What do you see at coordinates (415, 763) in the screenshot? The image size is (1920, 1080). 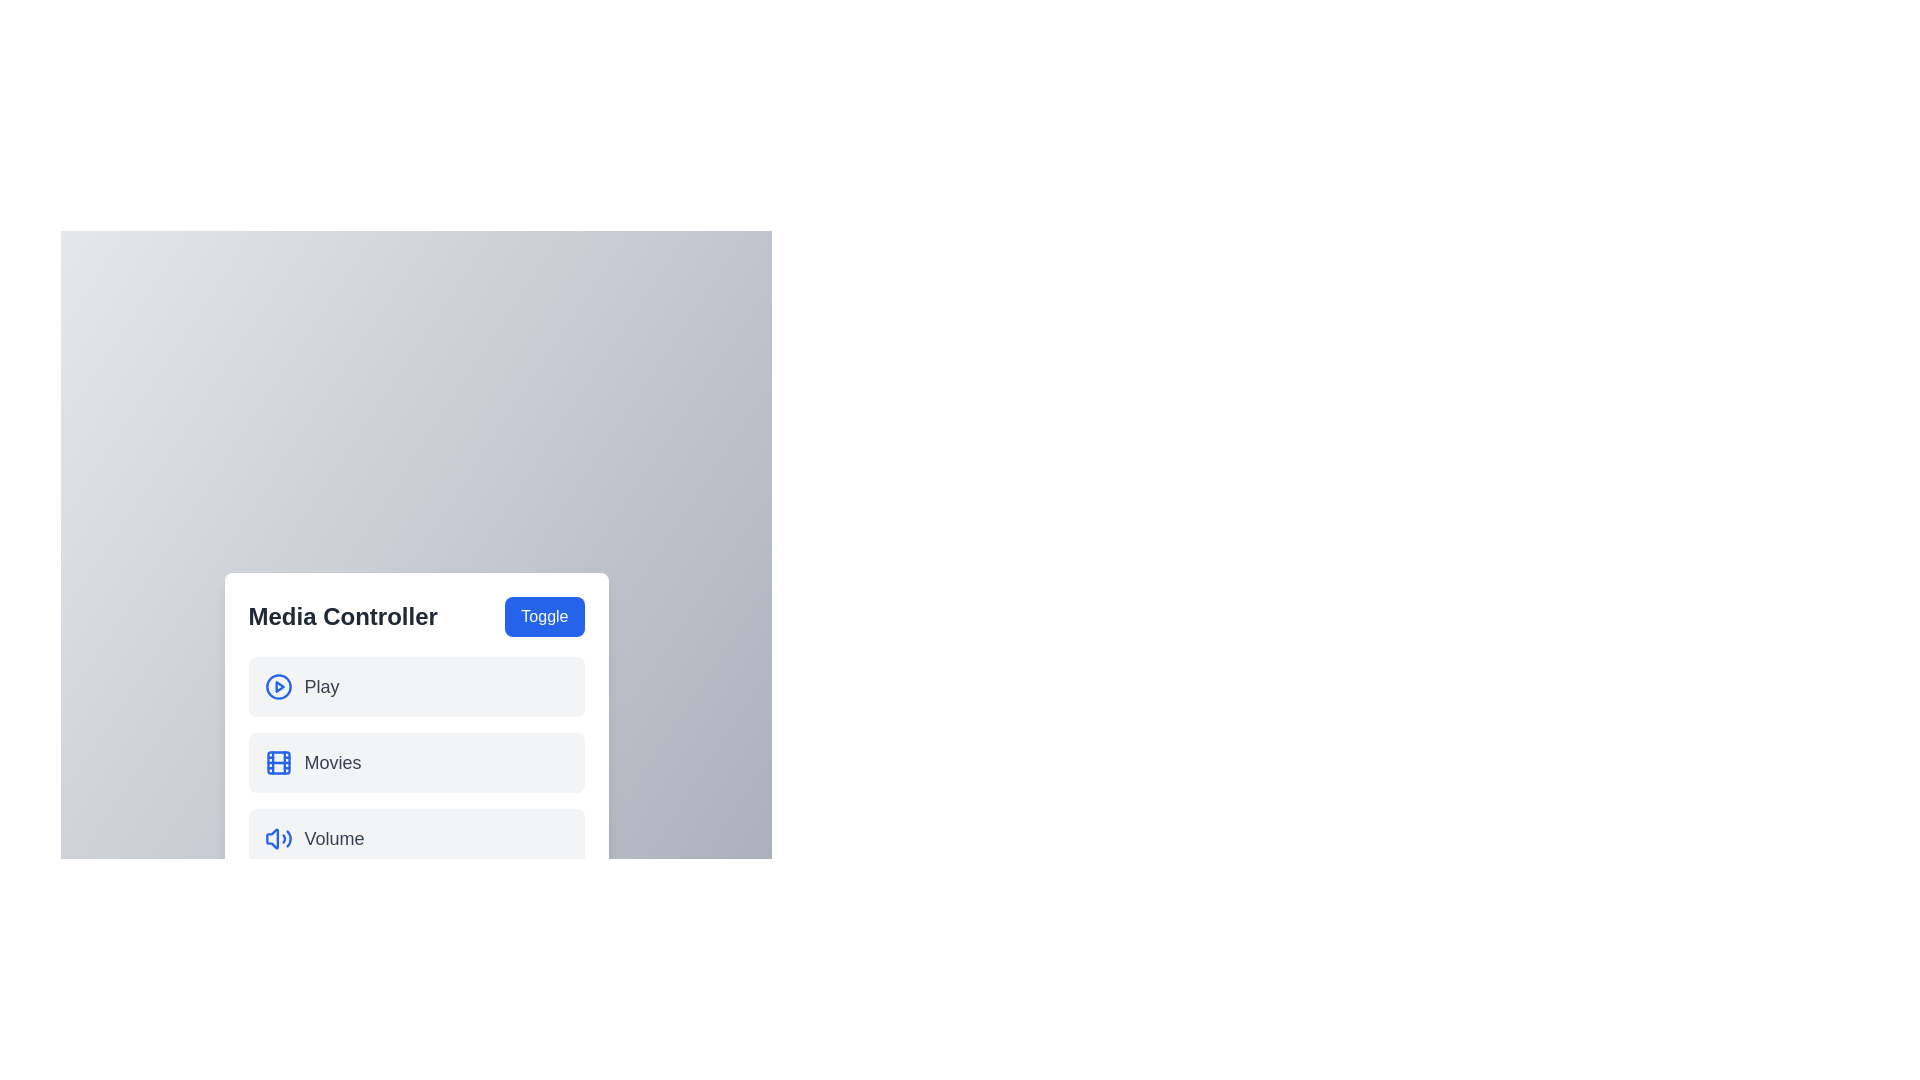 I see `the menu item Movies` at bounding box center [415, 763].